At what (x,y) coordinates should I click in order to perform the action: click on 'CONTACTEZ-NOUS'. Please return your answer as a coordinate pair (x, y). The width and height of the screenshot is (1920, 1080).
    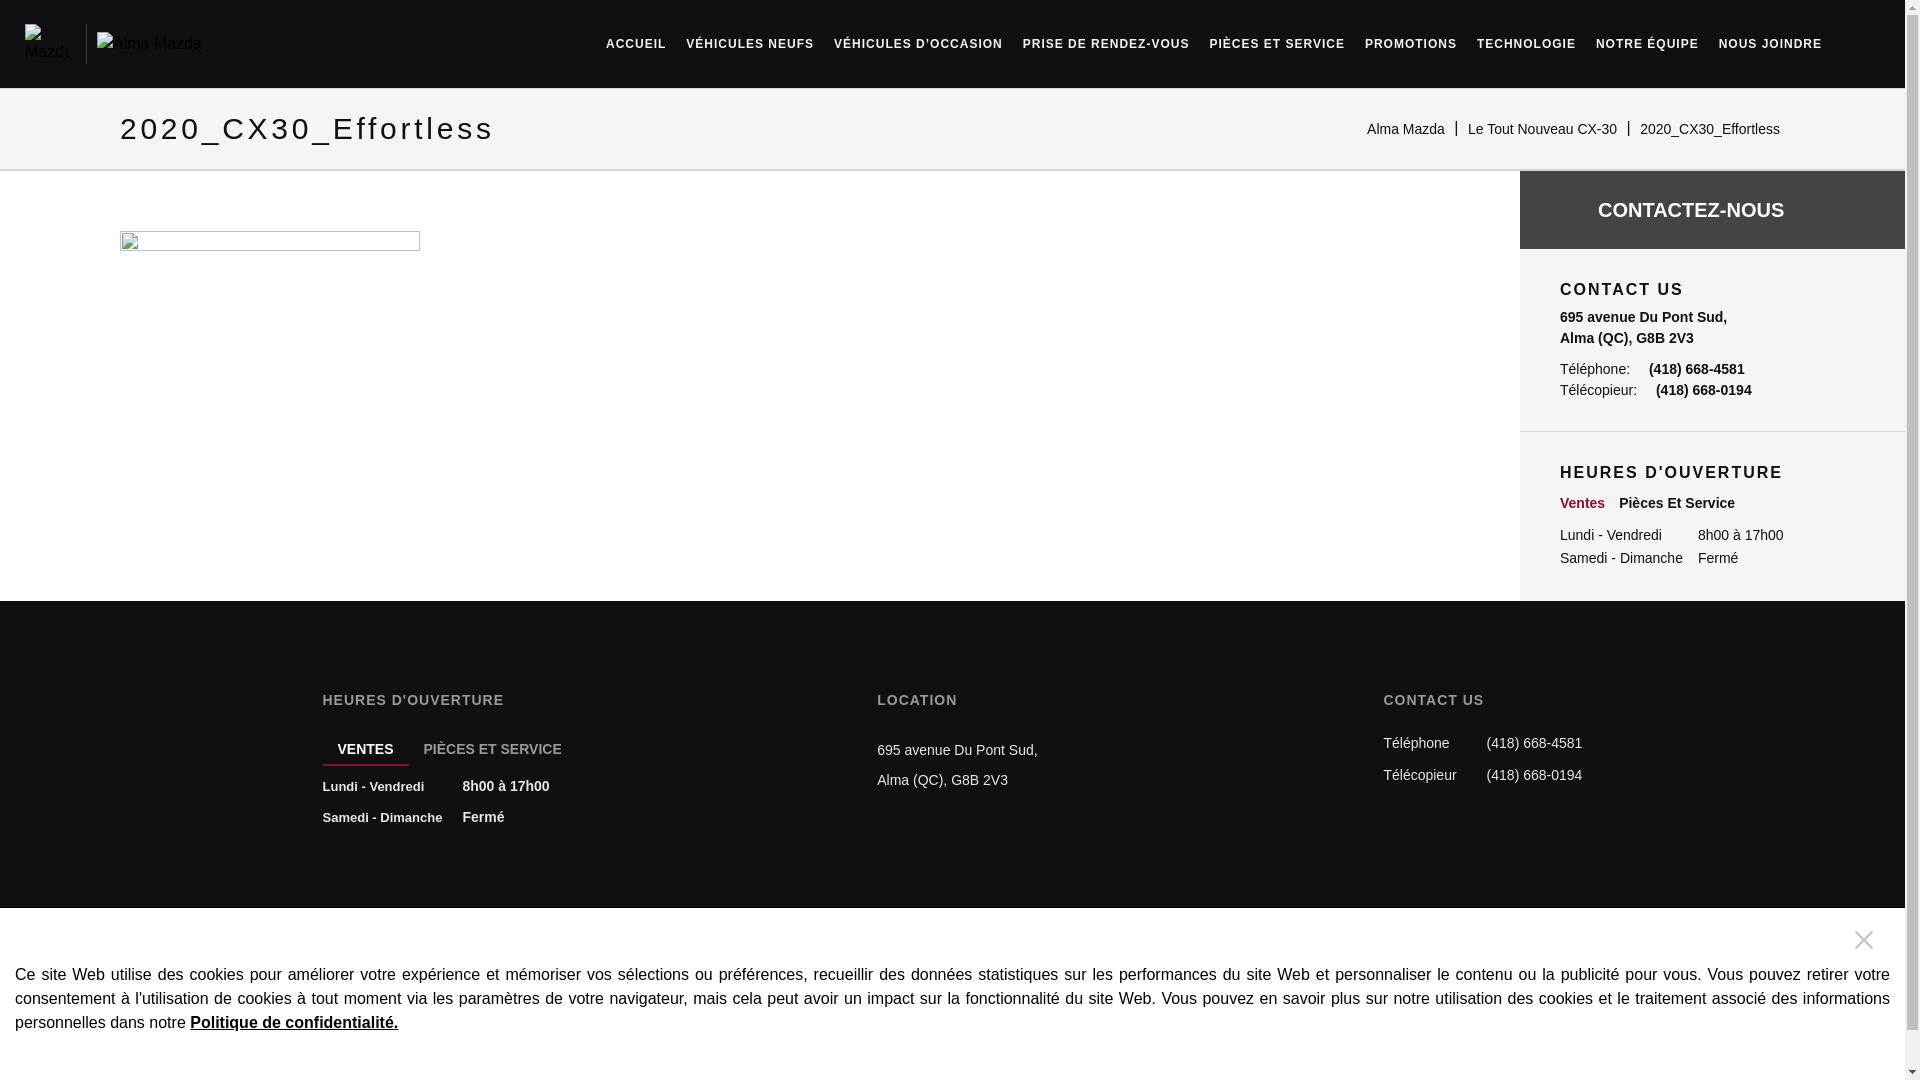
    Looking at the image, I should click on (1711, 209).